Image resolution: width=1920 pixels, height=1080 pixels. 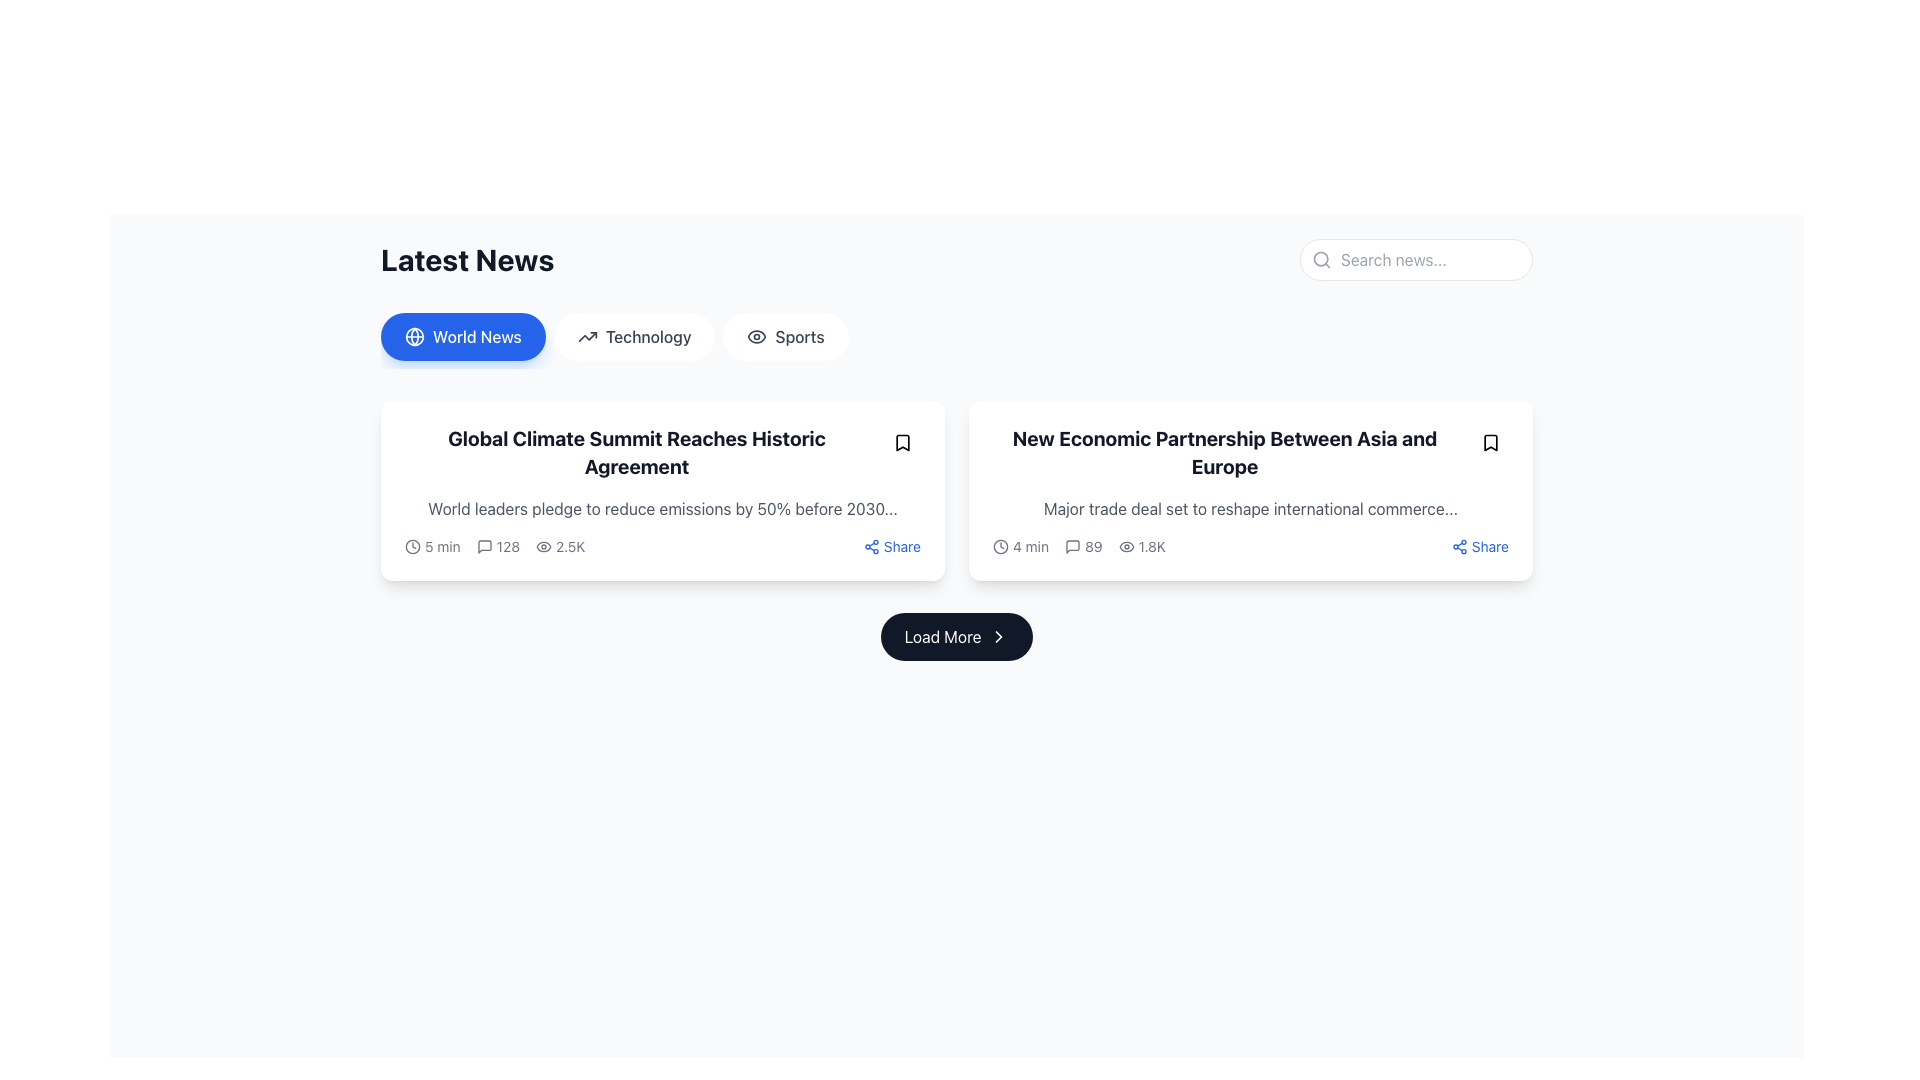 What do you see at coordinates (955, 636) in the screenshot?
I see `the 'Load More' button, which is a rounded rectangular button with white text on a dark background located at the bottom center of the interface` at bounding box center [955, 636].